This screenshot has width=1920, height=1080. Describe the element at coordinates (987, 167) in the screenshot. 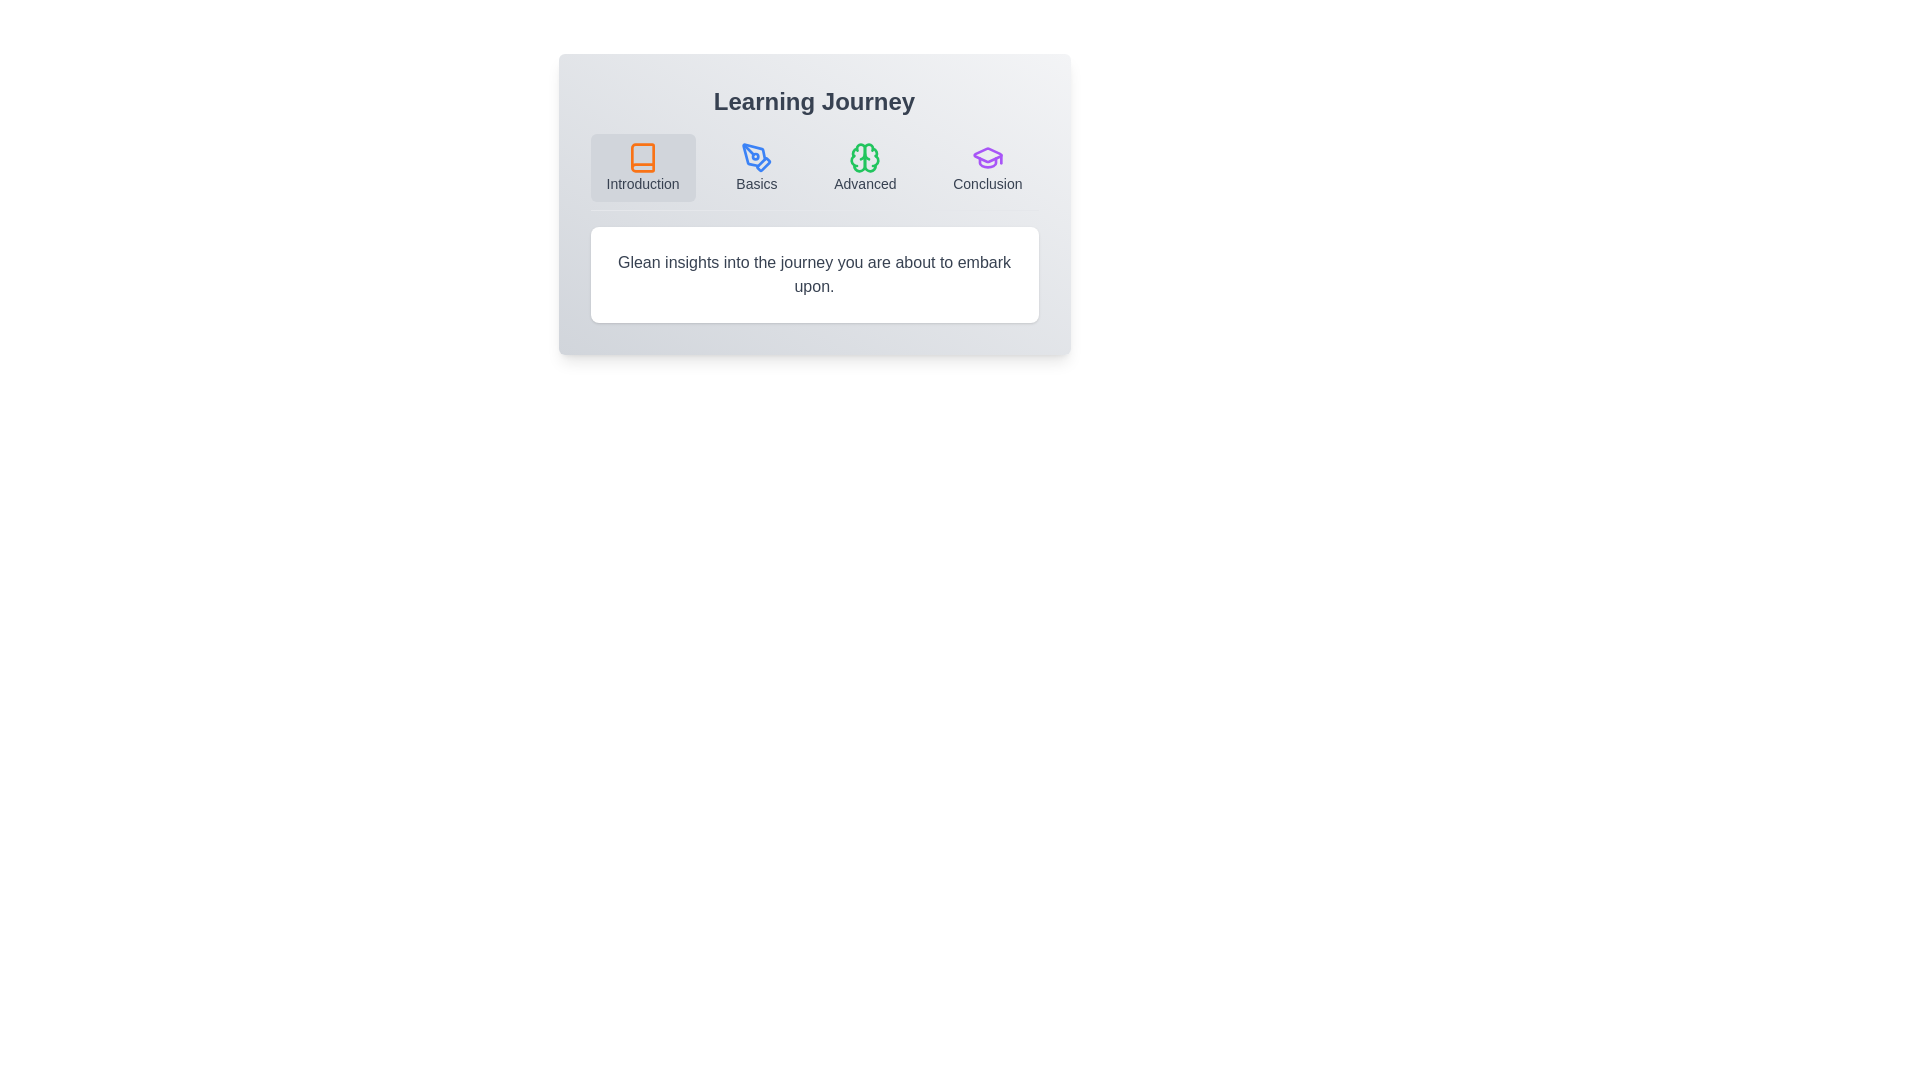

I see `the button corresponding to the topic Conclusion to inspect its icon` at that location.